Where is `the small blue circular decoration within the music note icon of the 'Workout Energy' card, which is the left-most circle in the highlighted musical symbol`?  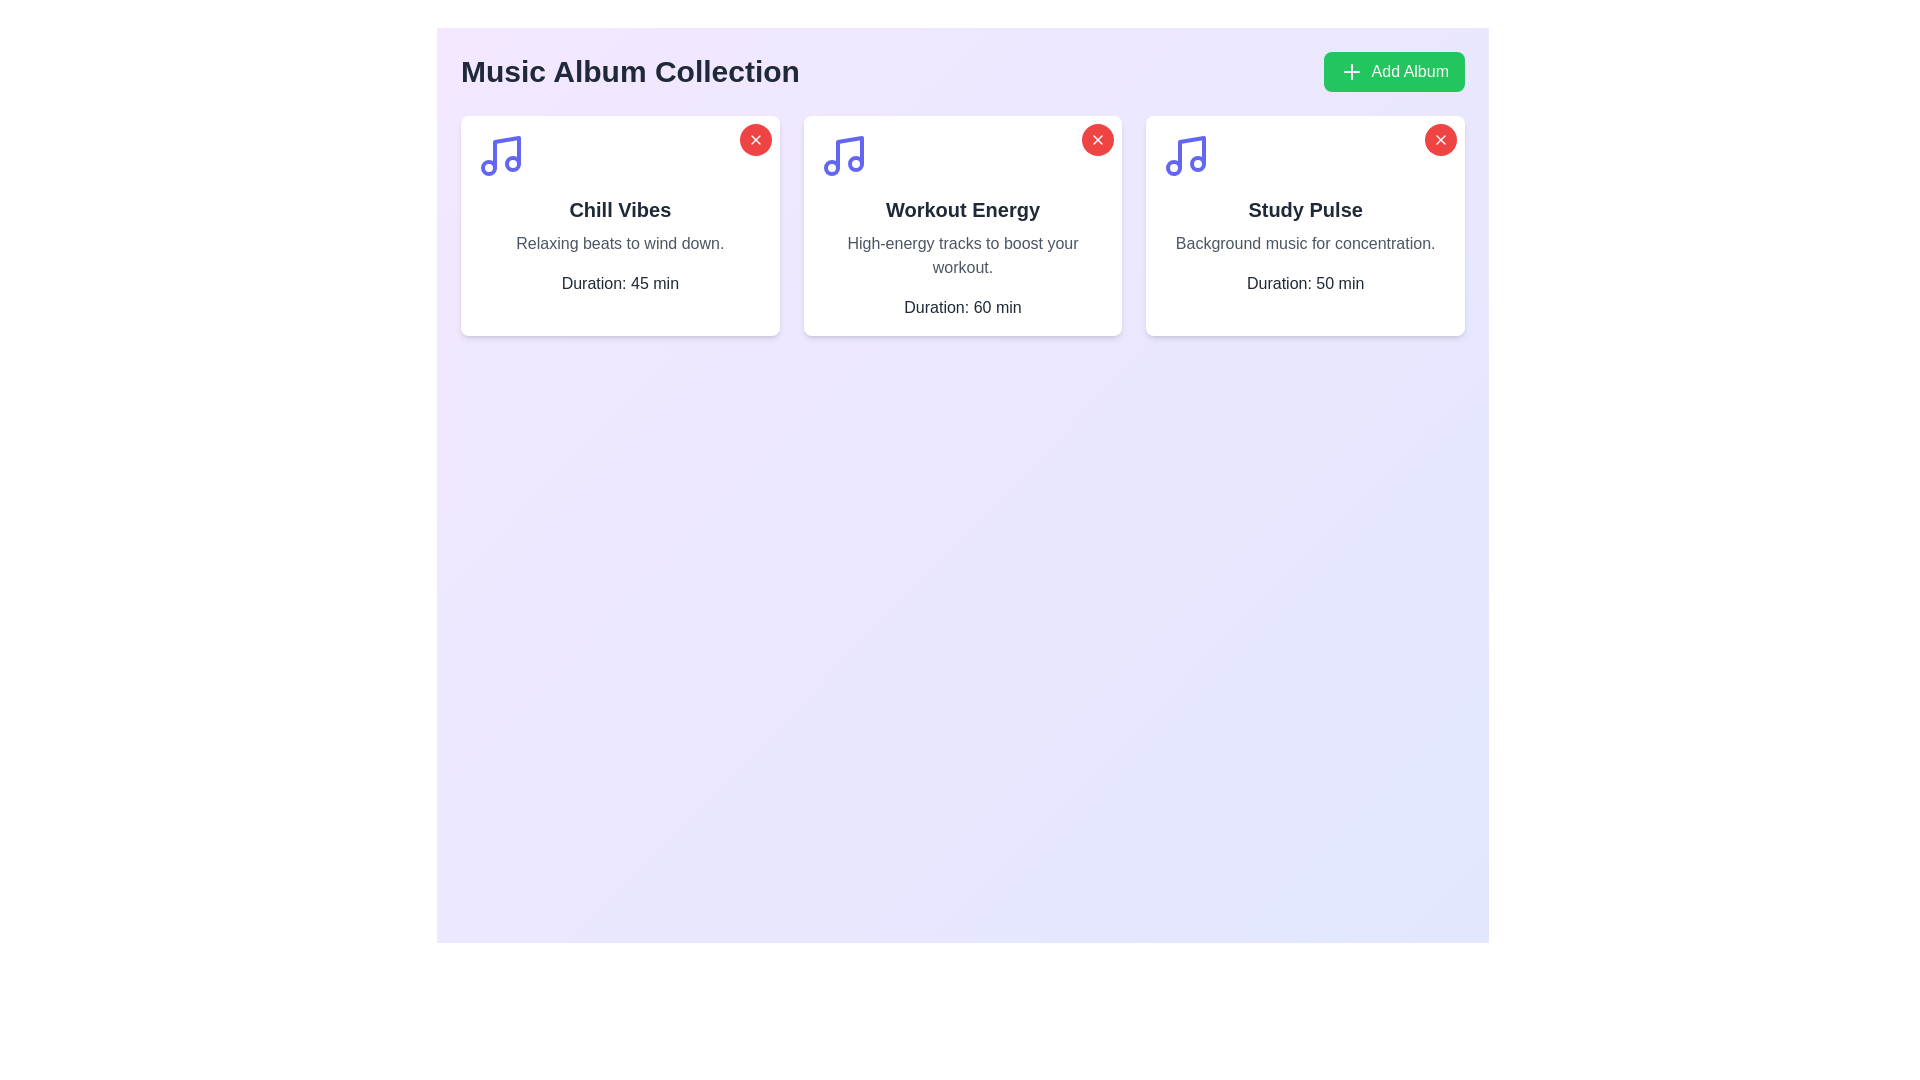 the small blue circular decoration within the music note icon of the 'Workout Energy' card, which is the left-most circle in the highlighted musical symbol is located at coordinates (831, 167).